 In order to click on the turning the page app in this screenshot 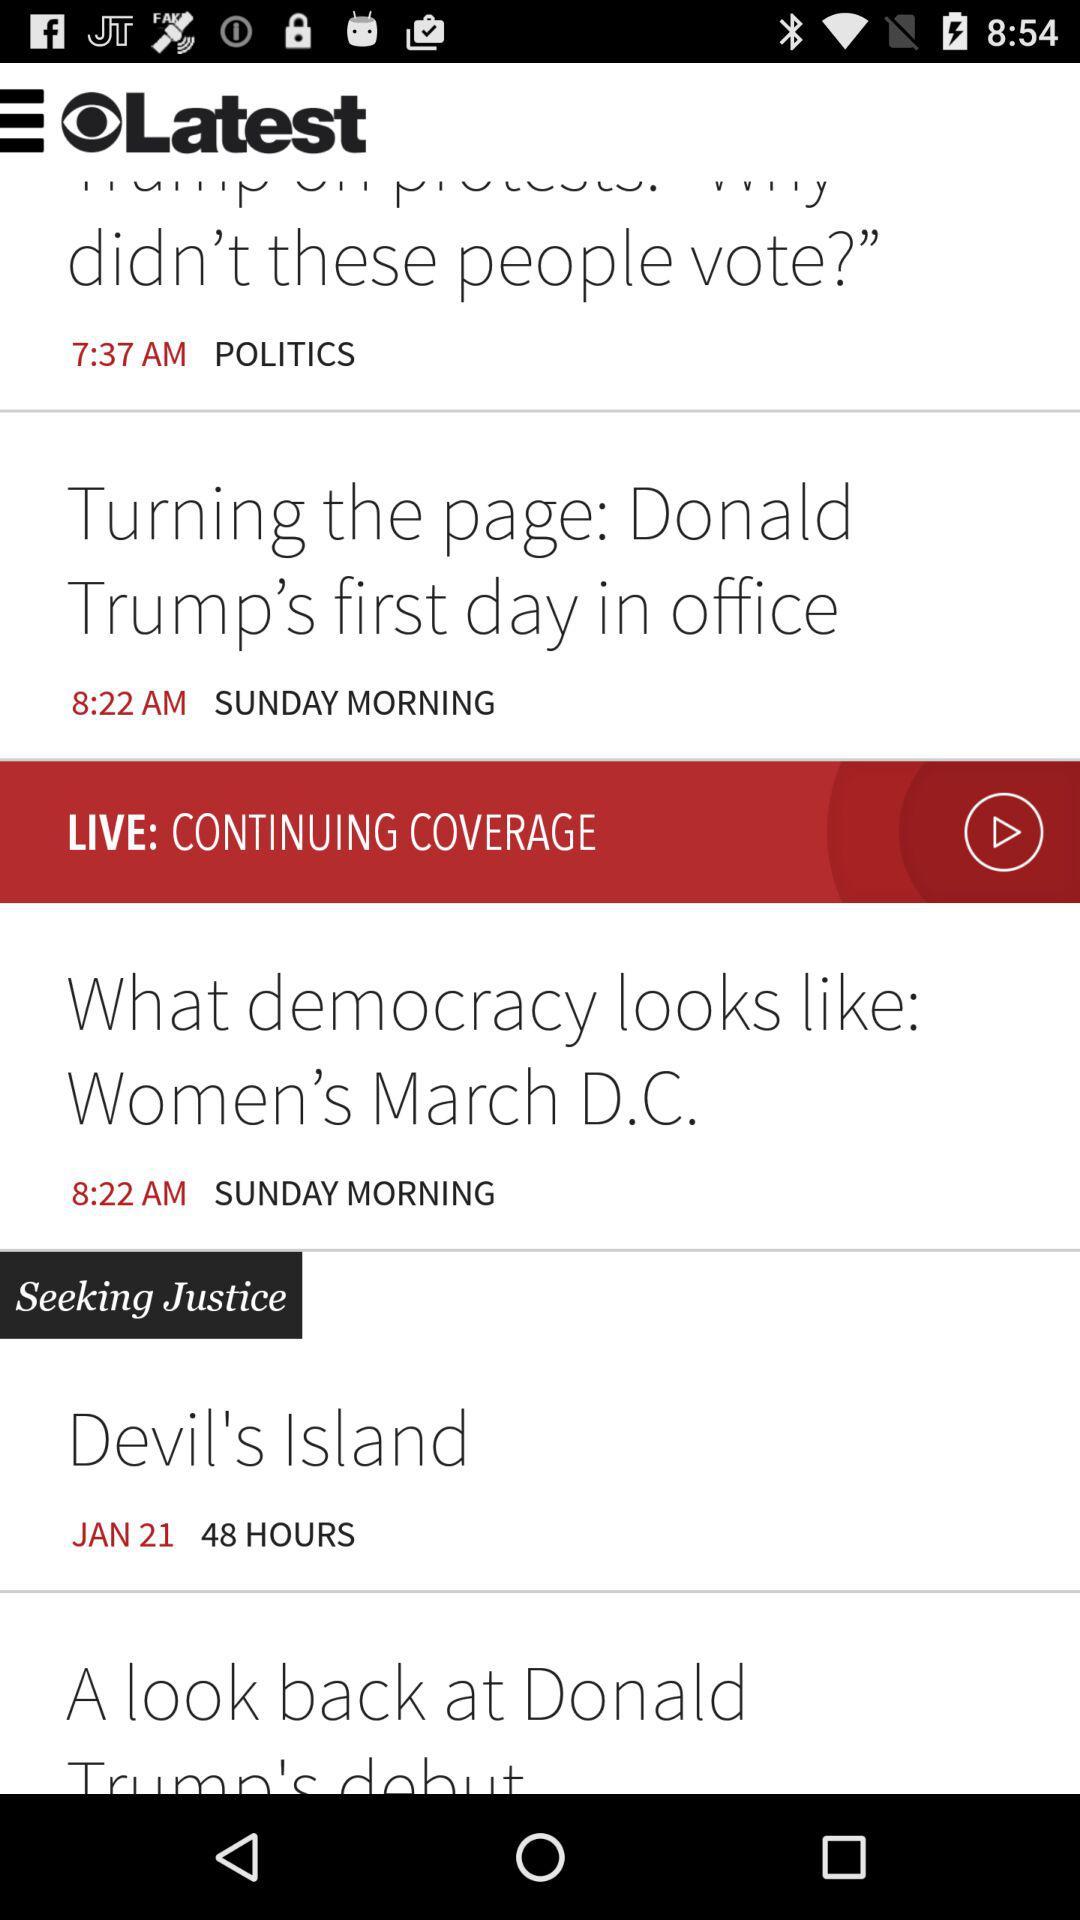, I will do `click(540, 565)`.